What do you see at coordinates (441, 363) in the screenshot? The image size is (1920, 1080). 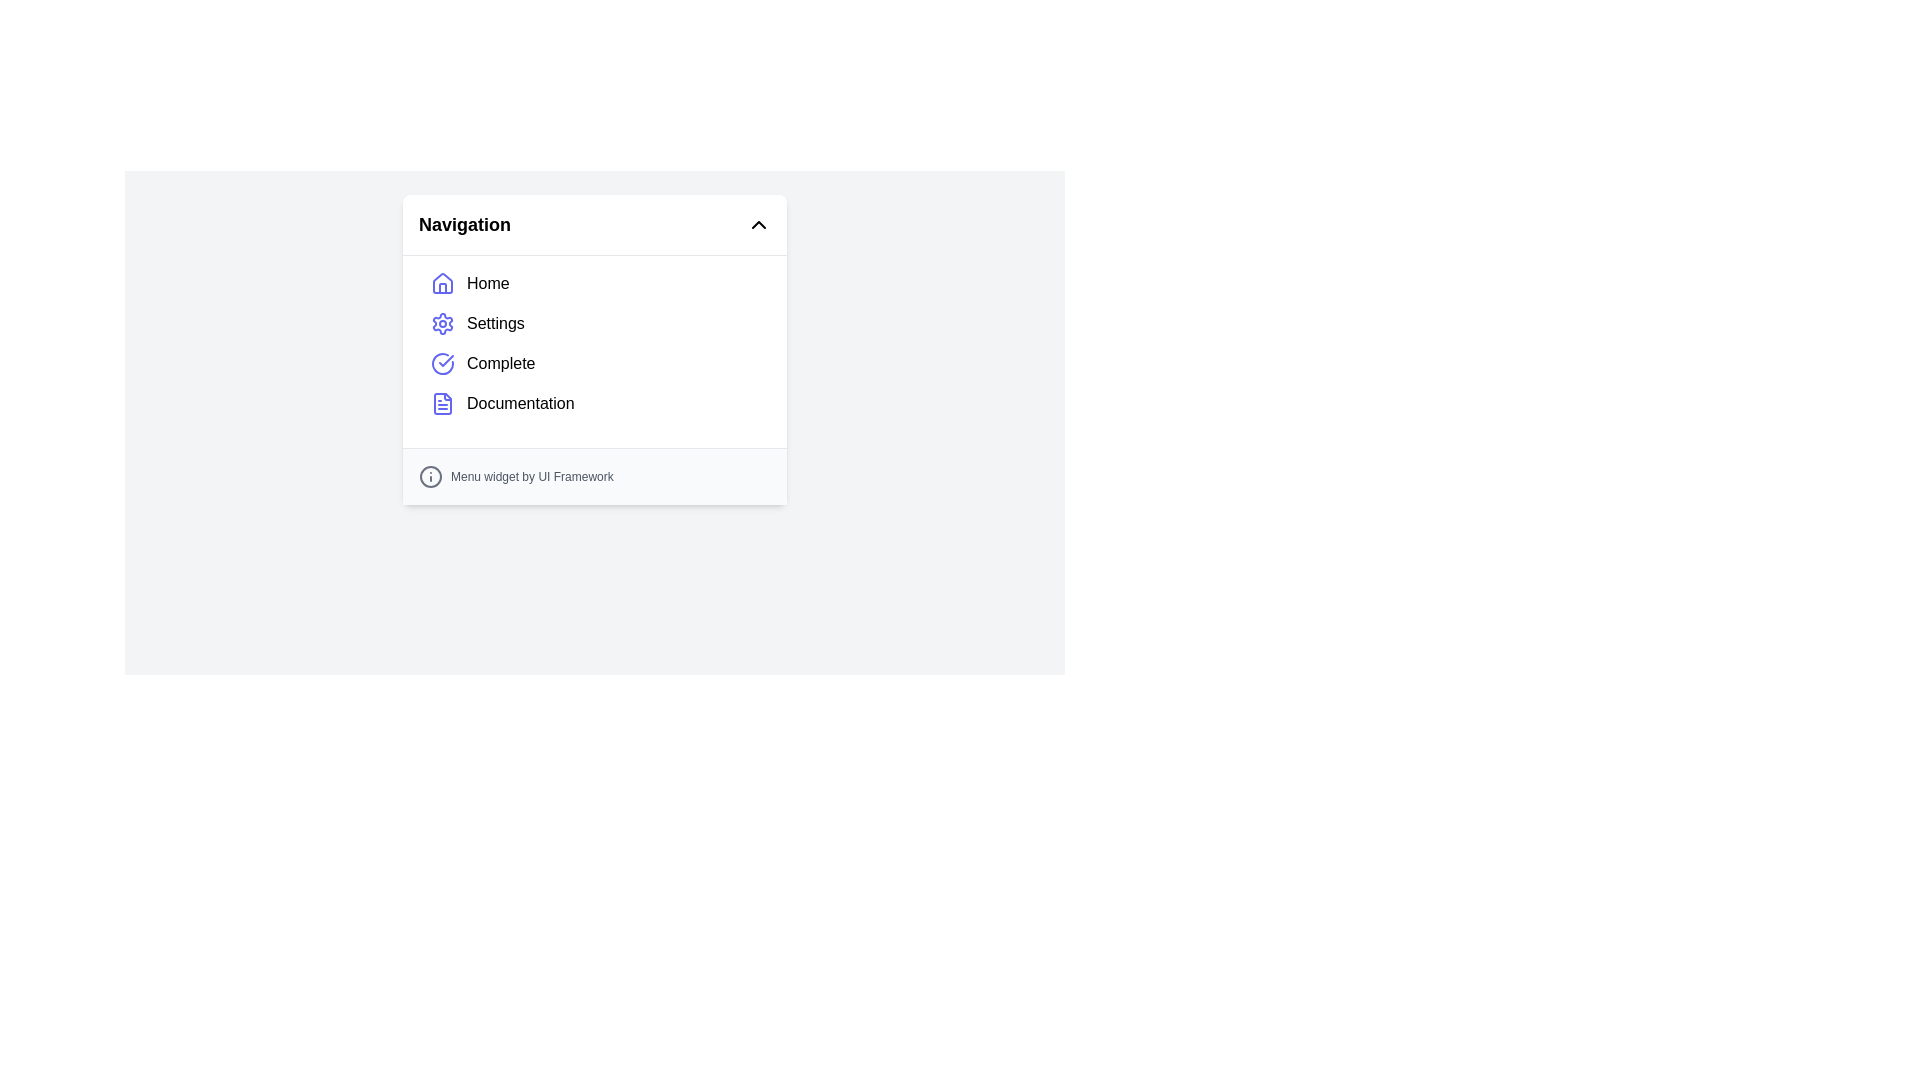 I see `the blue circular icon with a checkmark inside, located to the left of the 'Complete' label in the vertical navigation menu, for status indication` at bounding box center [441, 363].